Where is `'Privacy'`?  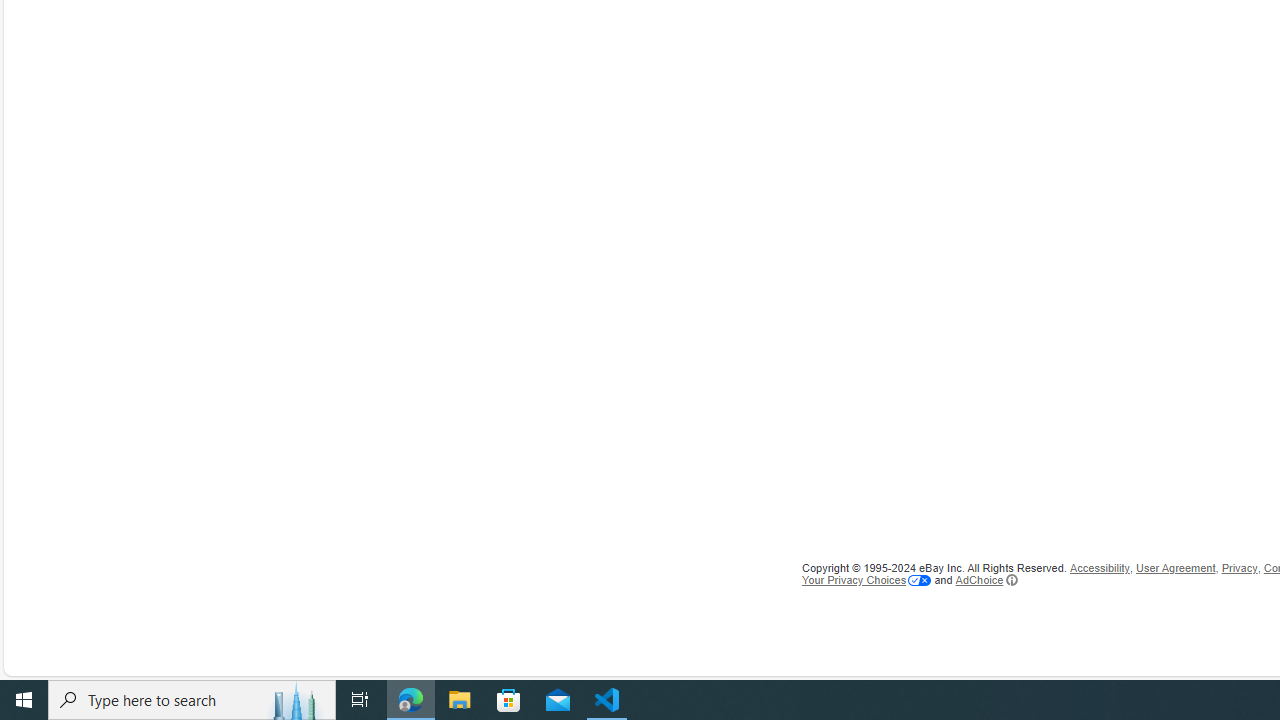 'Privacy' is located at coordinates (1238, 568).